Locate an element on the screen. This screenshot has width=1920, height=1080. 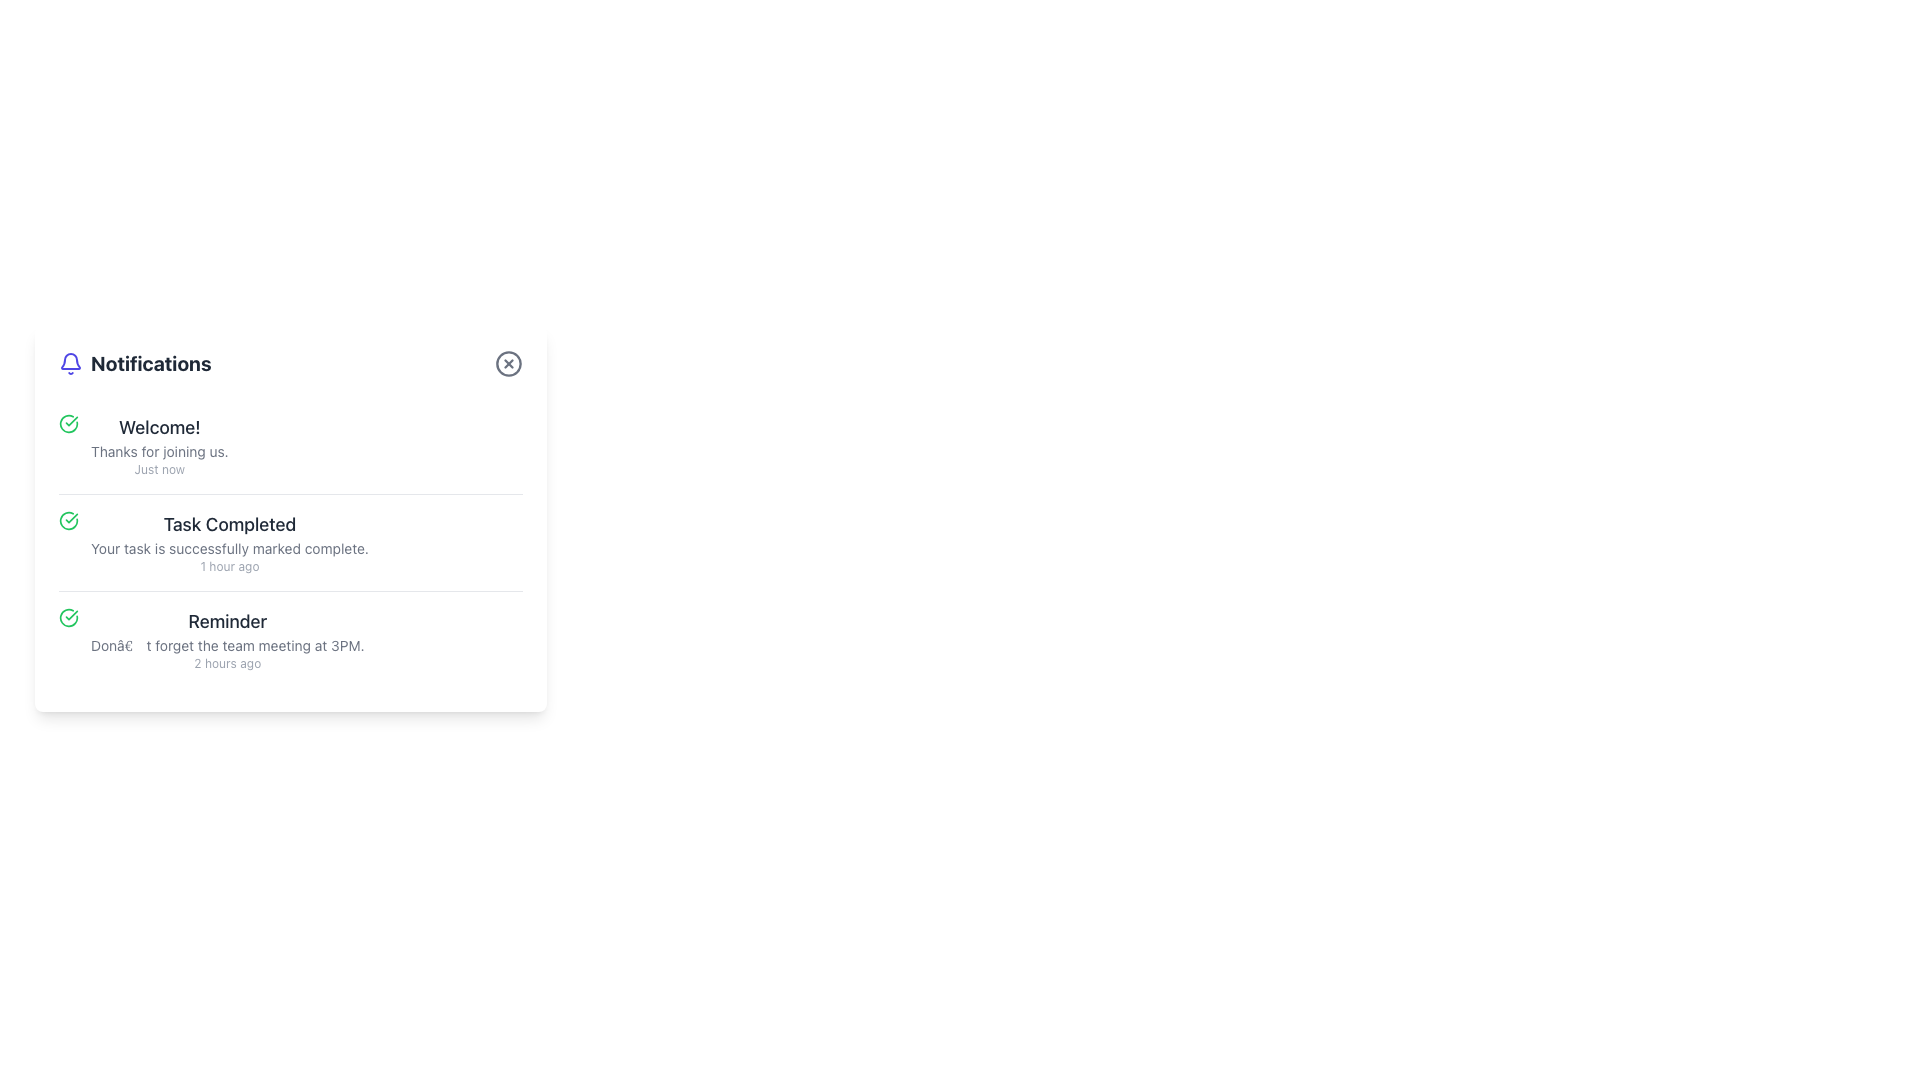
the Notification Card that indicates task completion, titled 'Task Completed', which is the second notification in the panel is located at coordinates (290, 518).